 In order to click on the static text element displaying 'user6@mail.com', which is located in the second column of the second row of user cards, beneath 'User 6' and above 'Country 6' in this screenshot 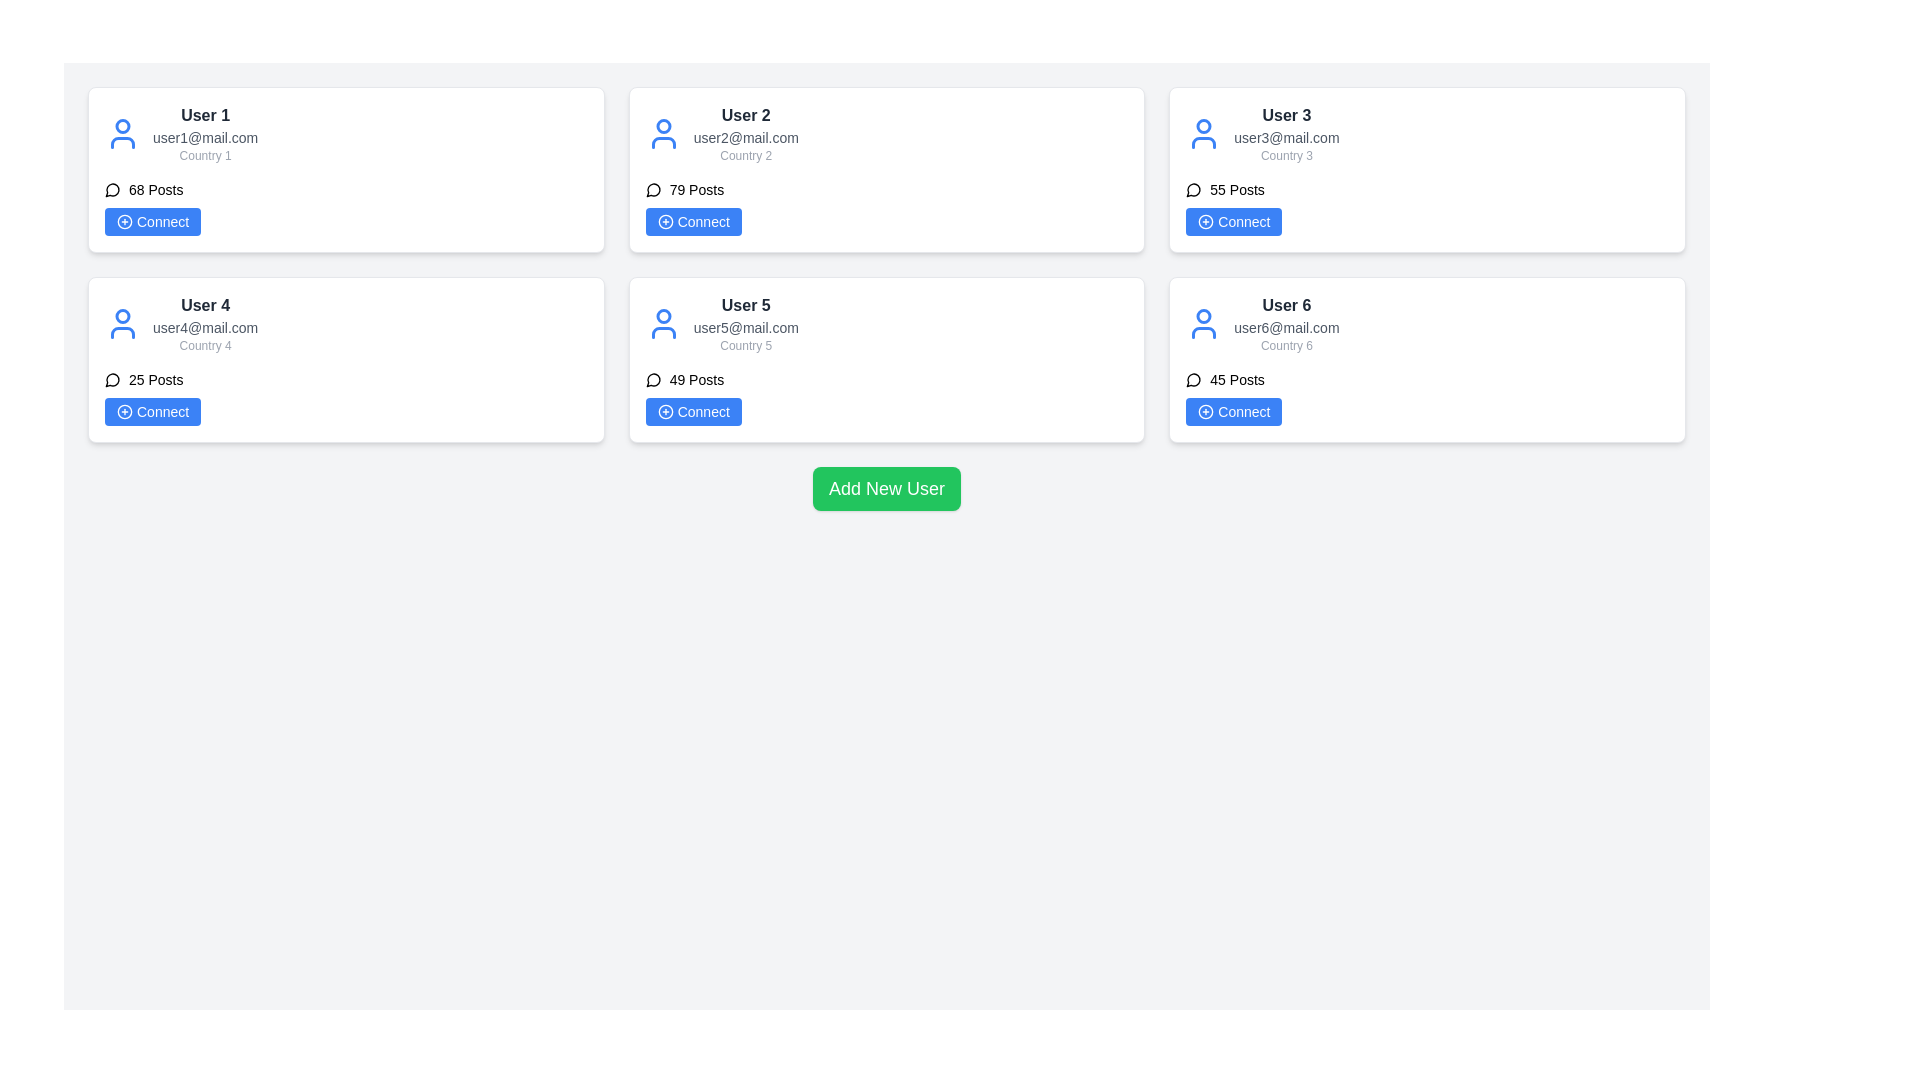, I will do `click(1286, 326)`.